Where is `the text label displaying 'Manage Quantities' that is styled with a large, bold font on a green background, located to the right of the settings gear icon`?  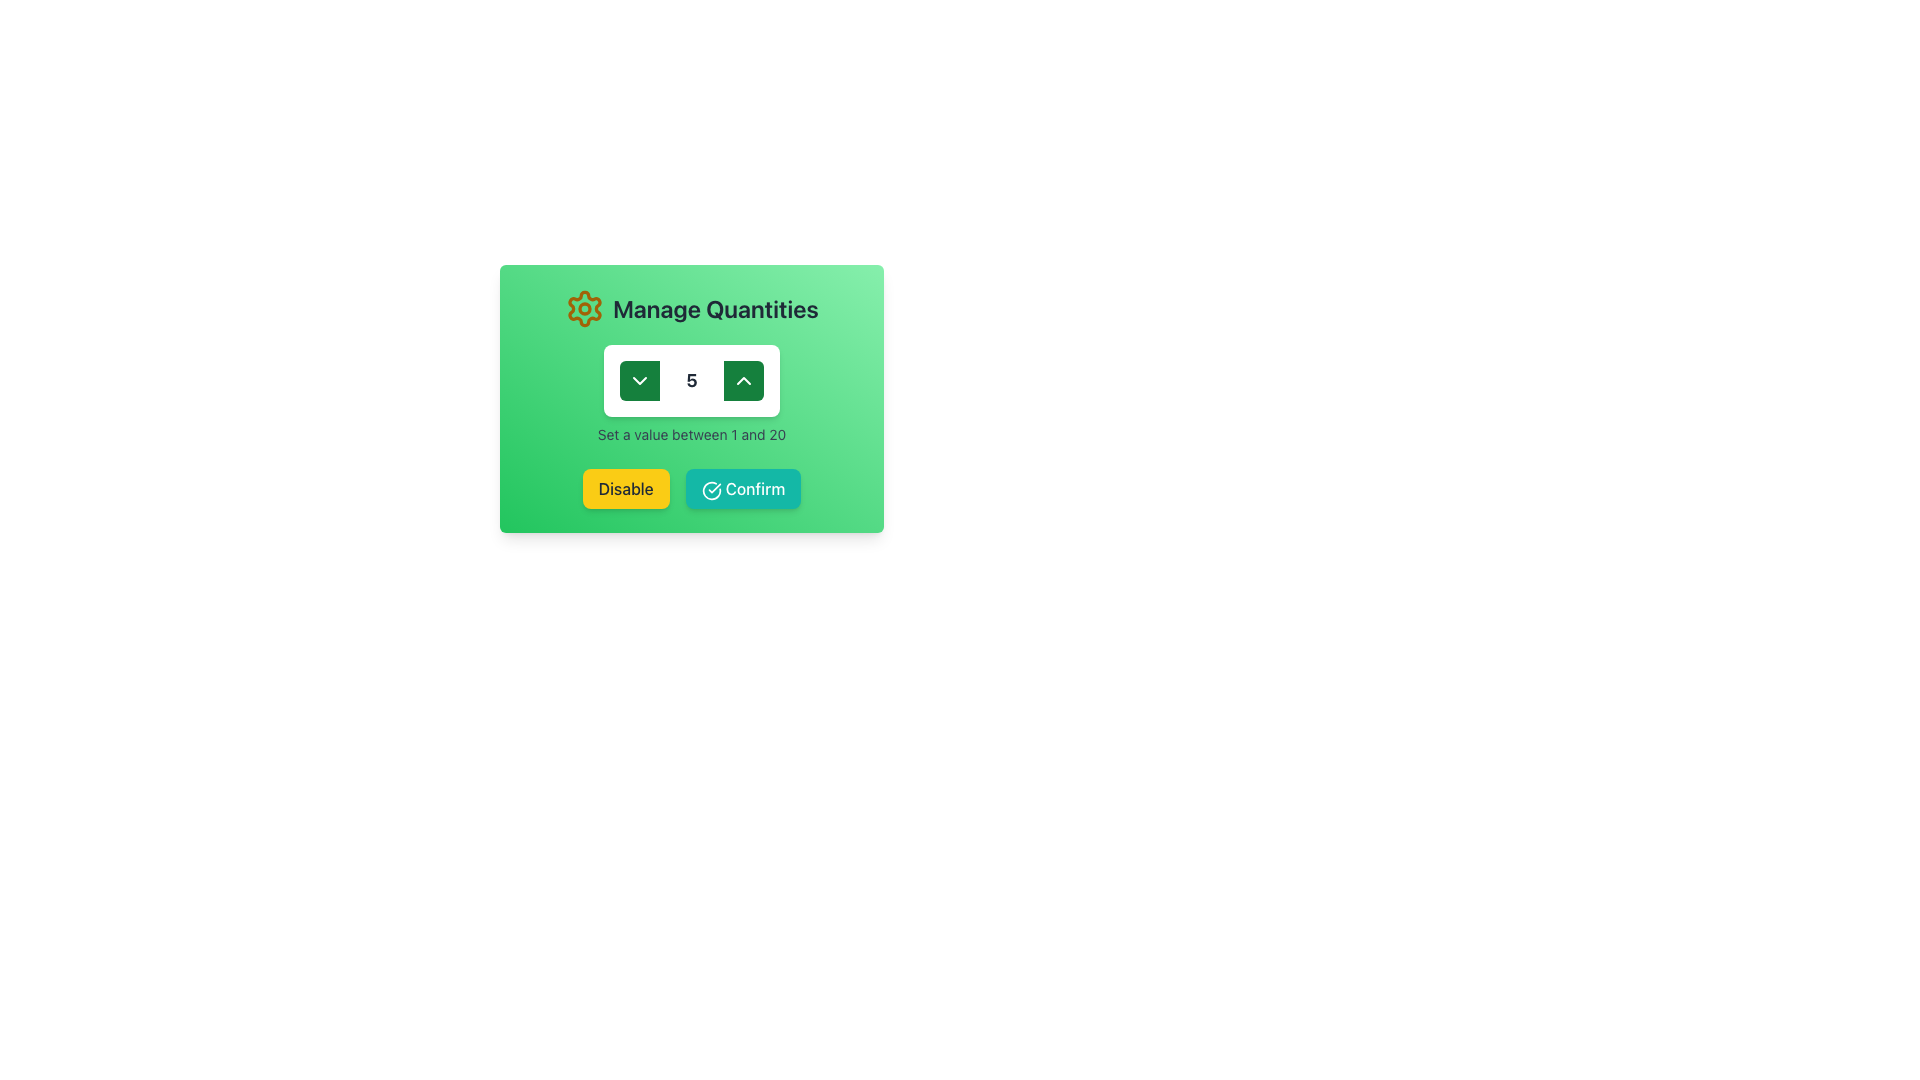 the text label displaying 'Manage Quantities' that is styled with a large, bold font on a green background, located to the right of the settings gear icon is located at coordinates (715, 308).